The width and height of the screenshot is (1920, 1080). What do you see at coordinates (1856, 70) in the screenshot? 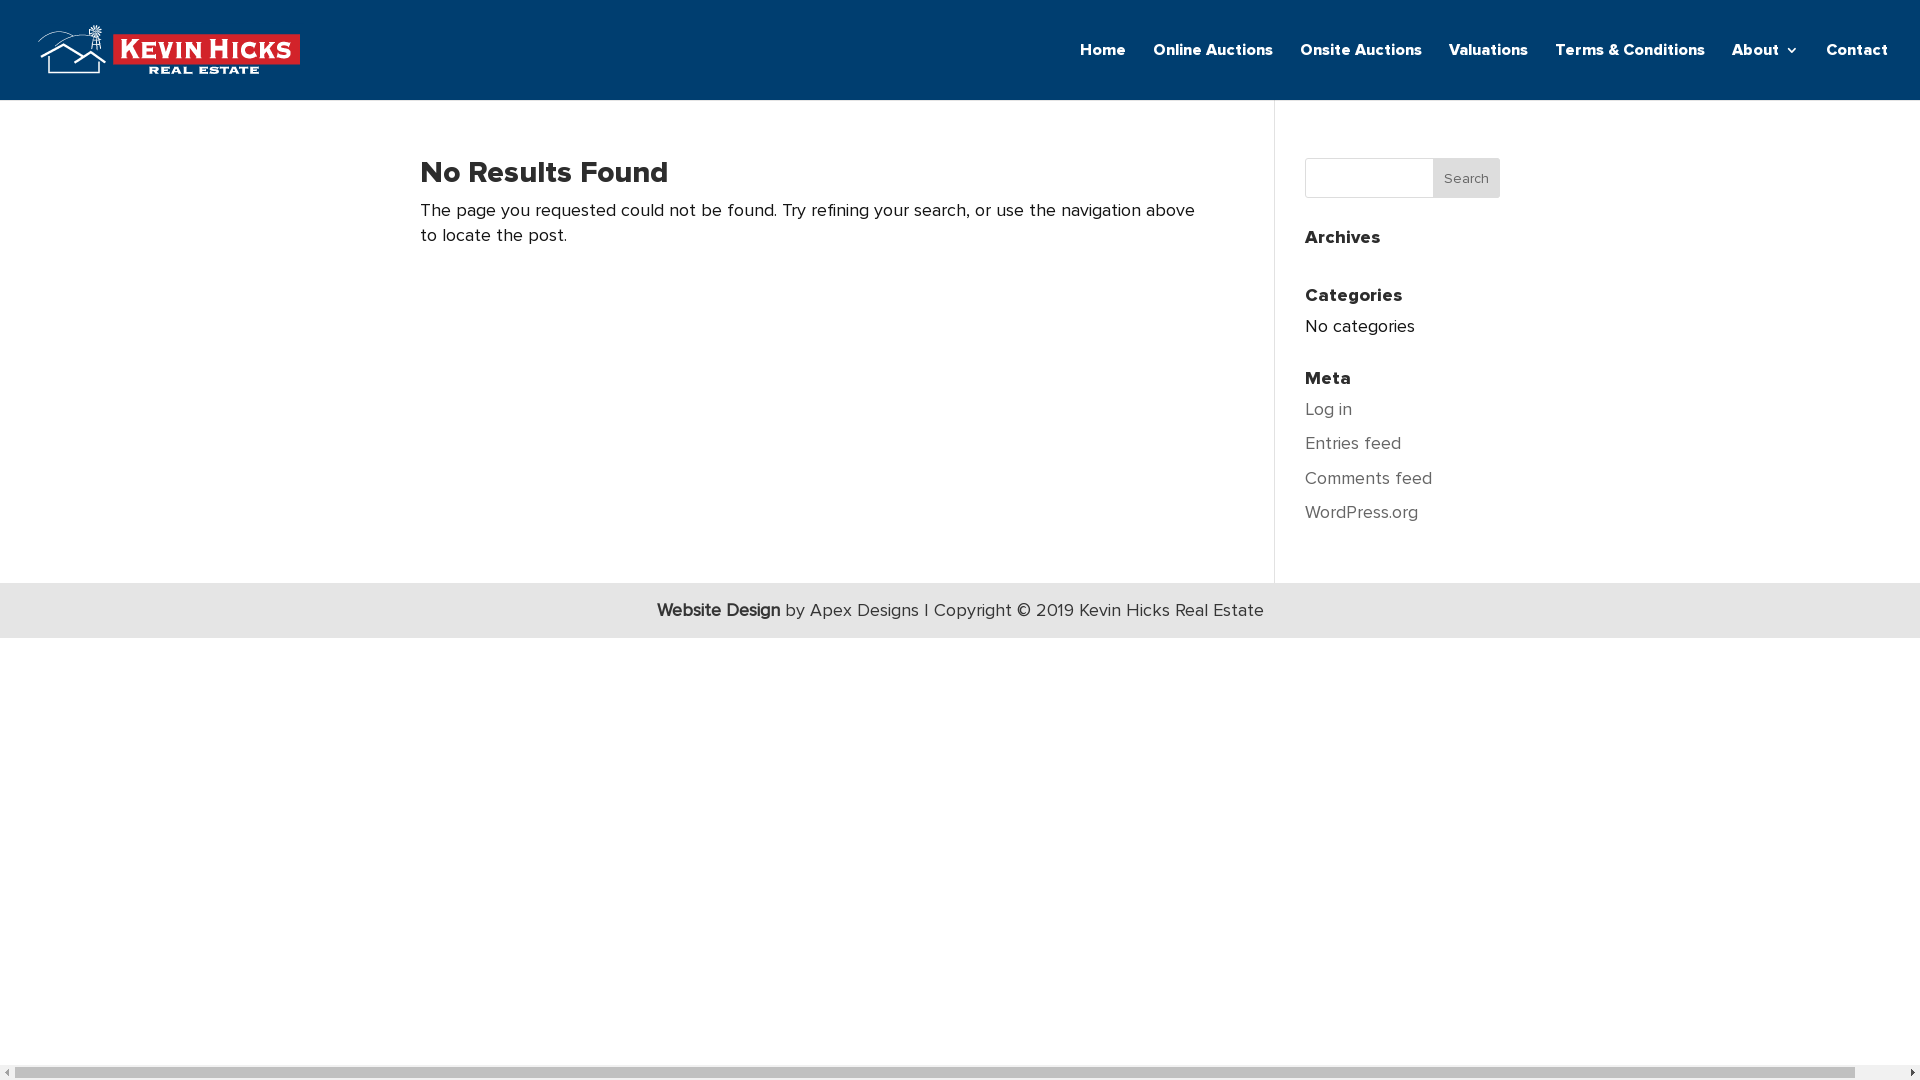
I see `'Contact'` at bounding box center [1856, 70].